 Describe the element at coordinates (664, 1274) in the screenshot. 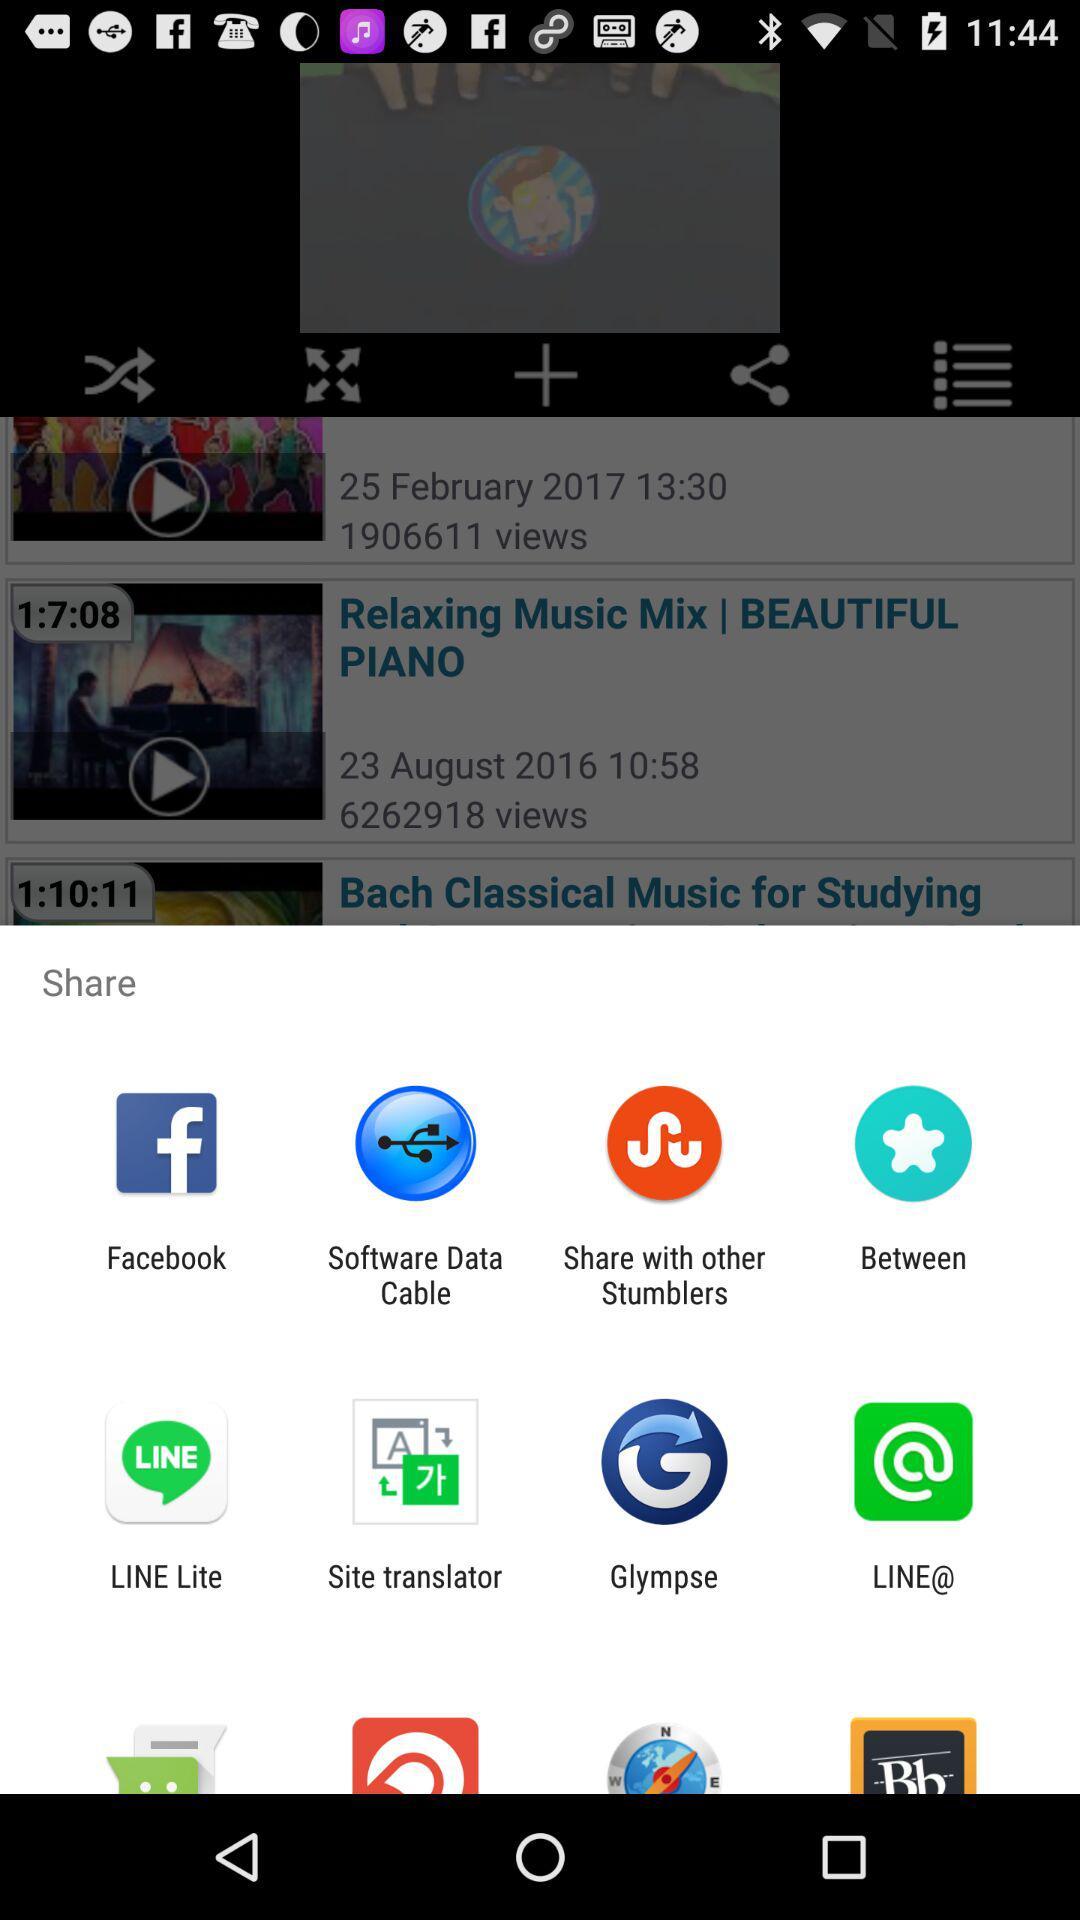

I see `icon to the left of between app` at that location.